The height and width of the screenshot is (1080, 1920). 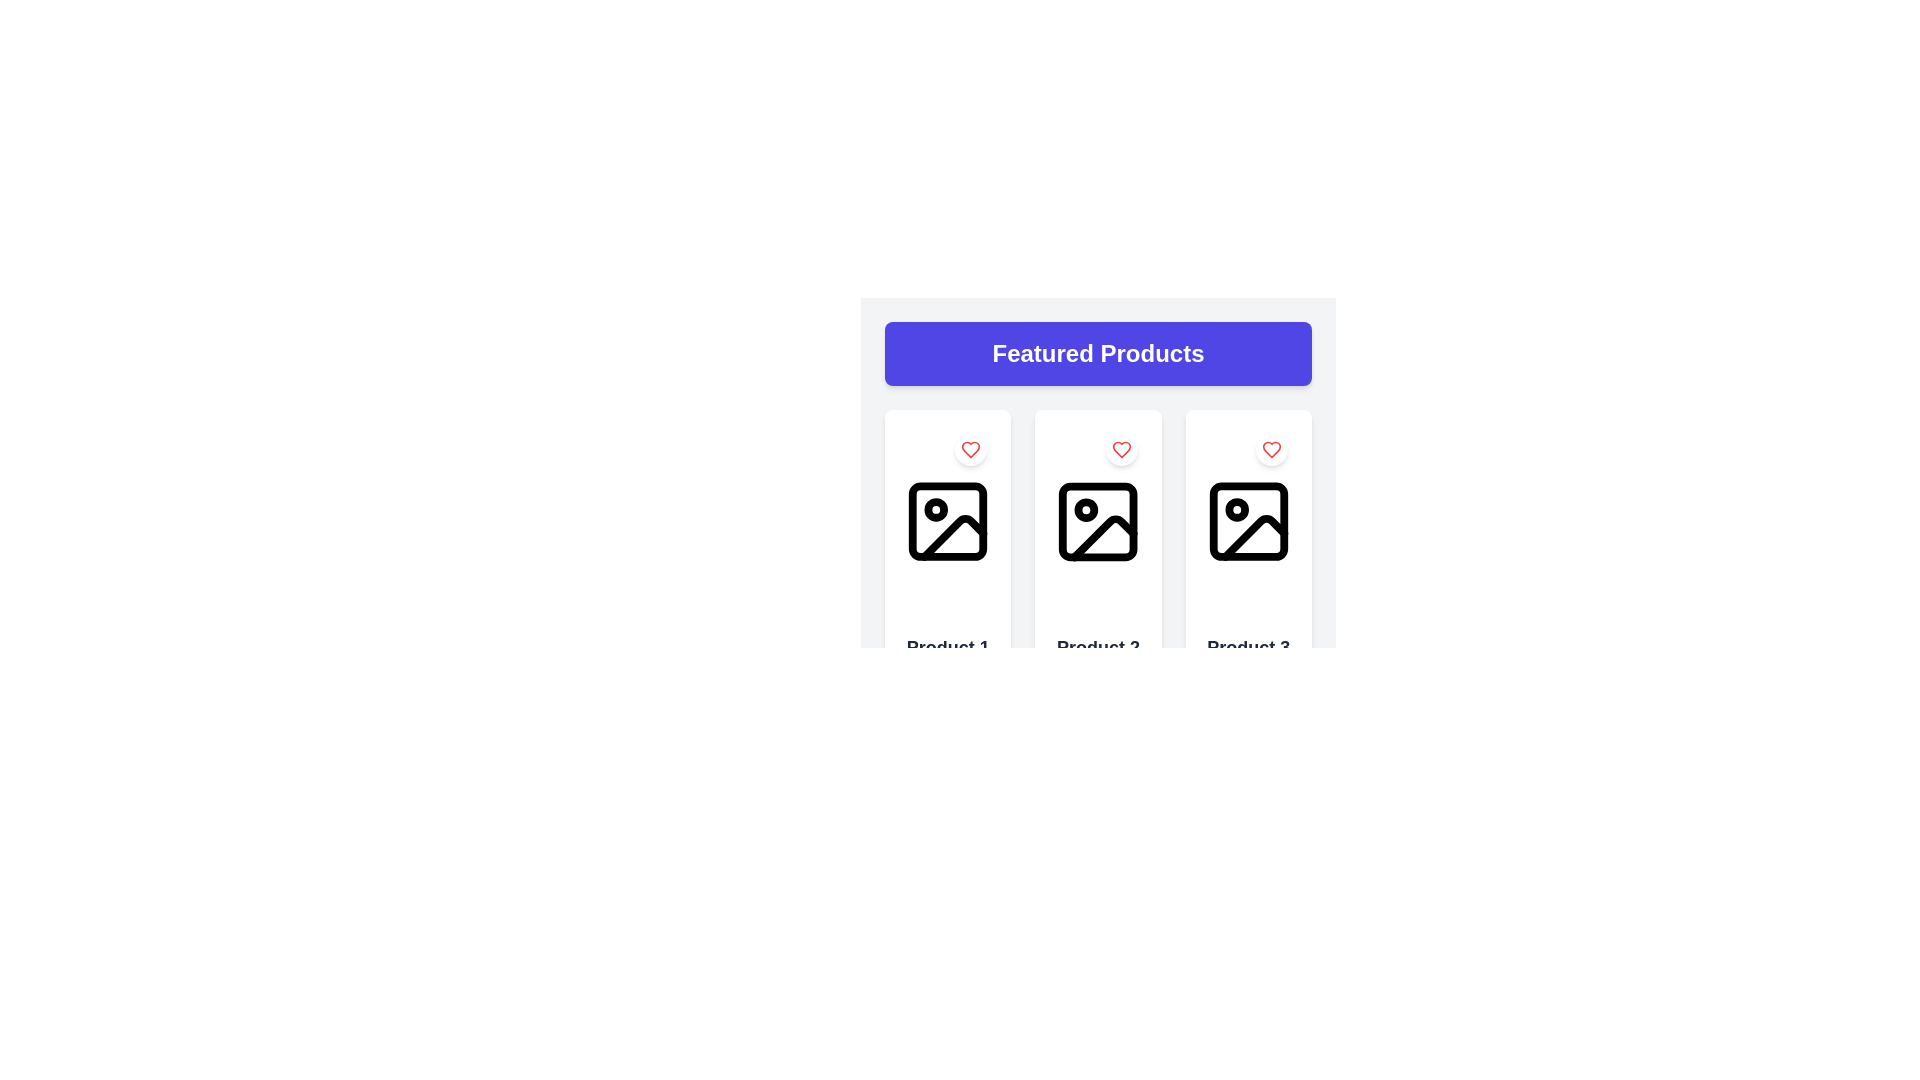 What do you see at coordinates (1097, 353) in the screenshot?
I see `the Text Header element that has a background in indigo blue and contains the text 'Featured Products' in white, bold, centered horizontally and vertically` at bounding box center [1097, 353].